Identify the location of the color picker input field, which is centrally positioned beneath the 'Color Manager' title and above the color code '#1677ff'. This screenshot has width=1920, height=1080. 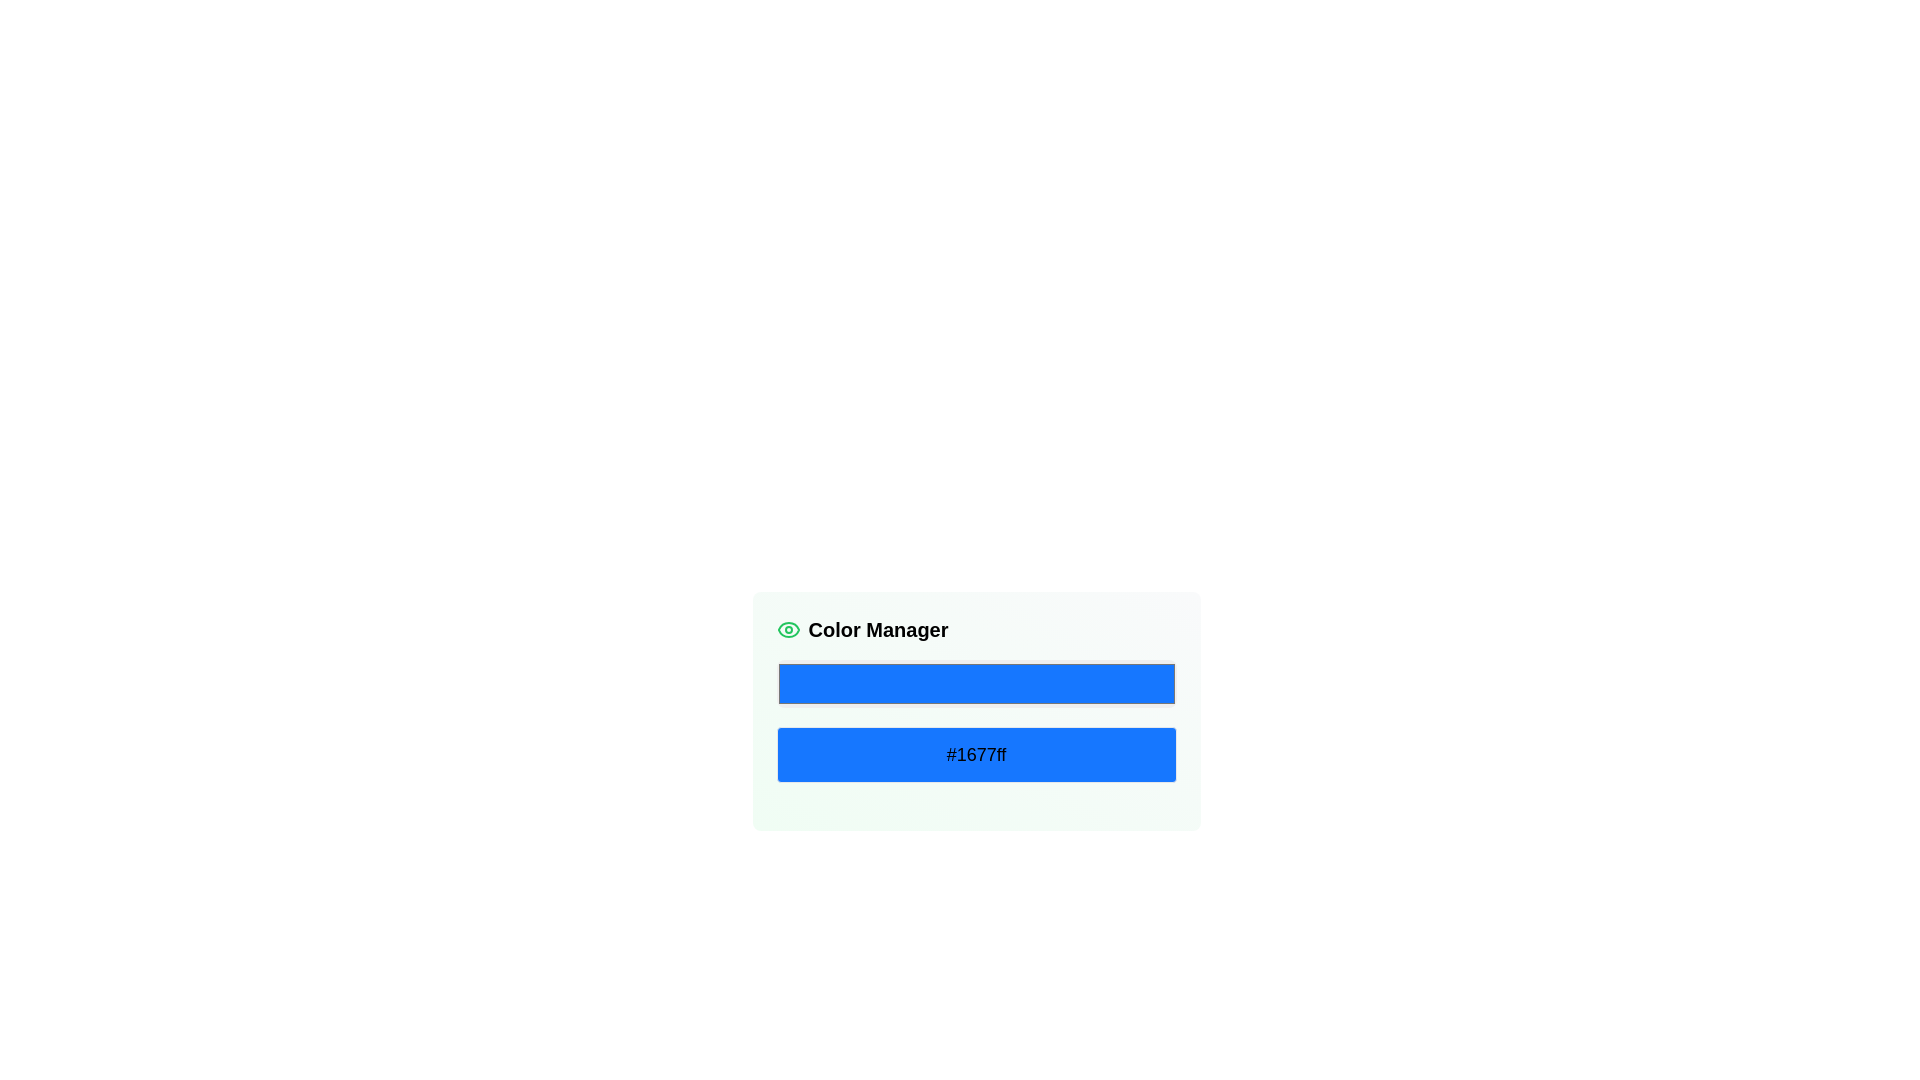
(976, 682).